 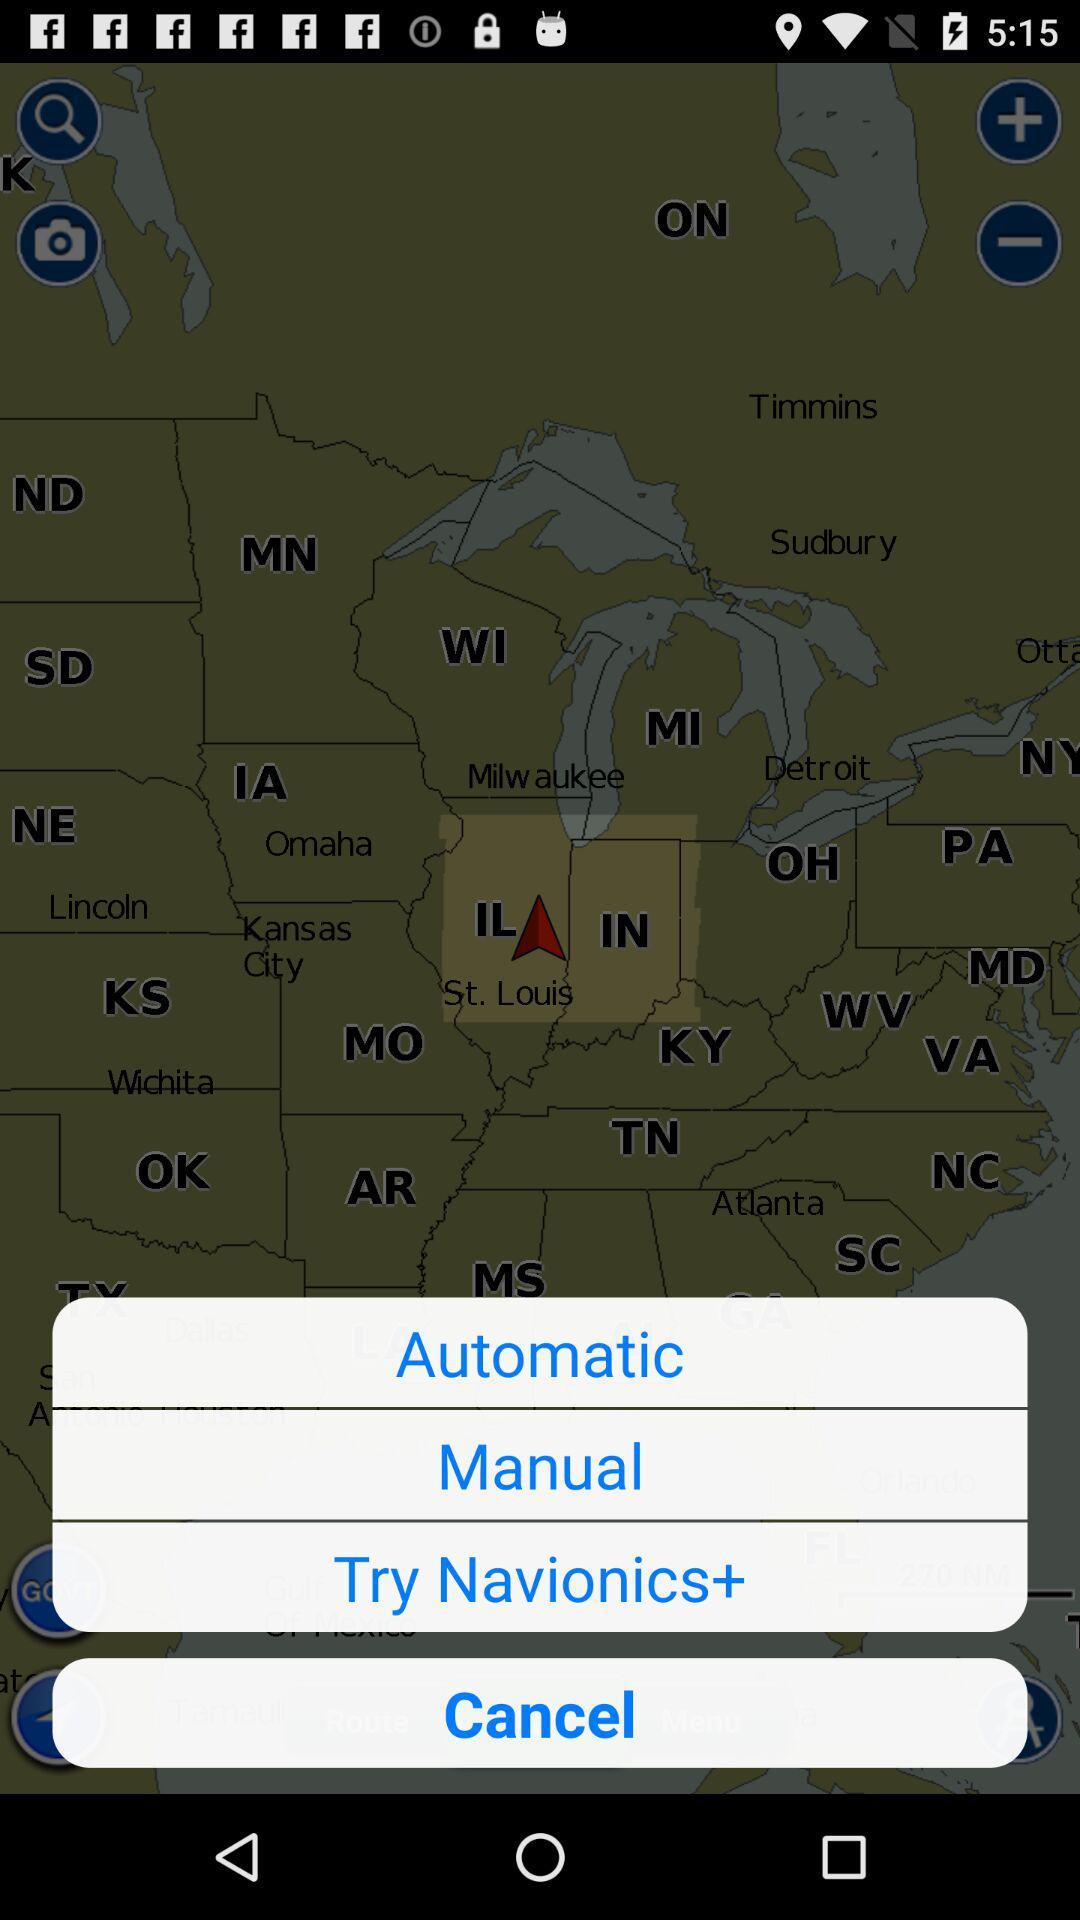 What do you see at coordinates (540, 1464) in the screenshot?
I see `the manual item` at bounding box center [540, 1464].